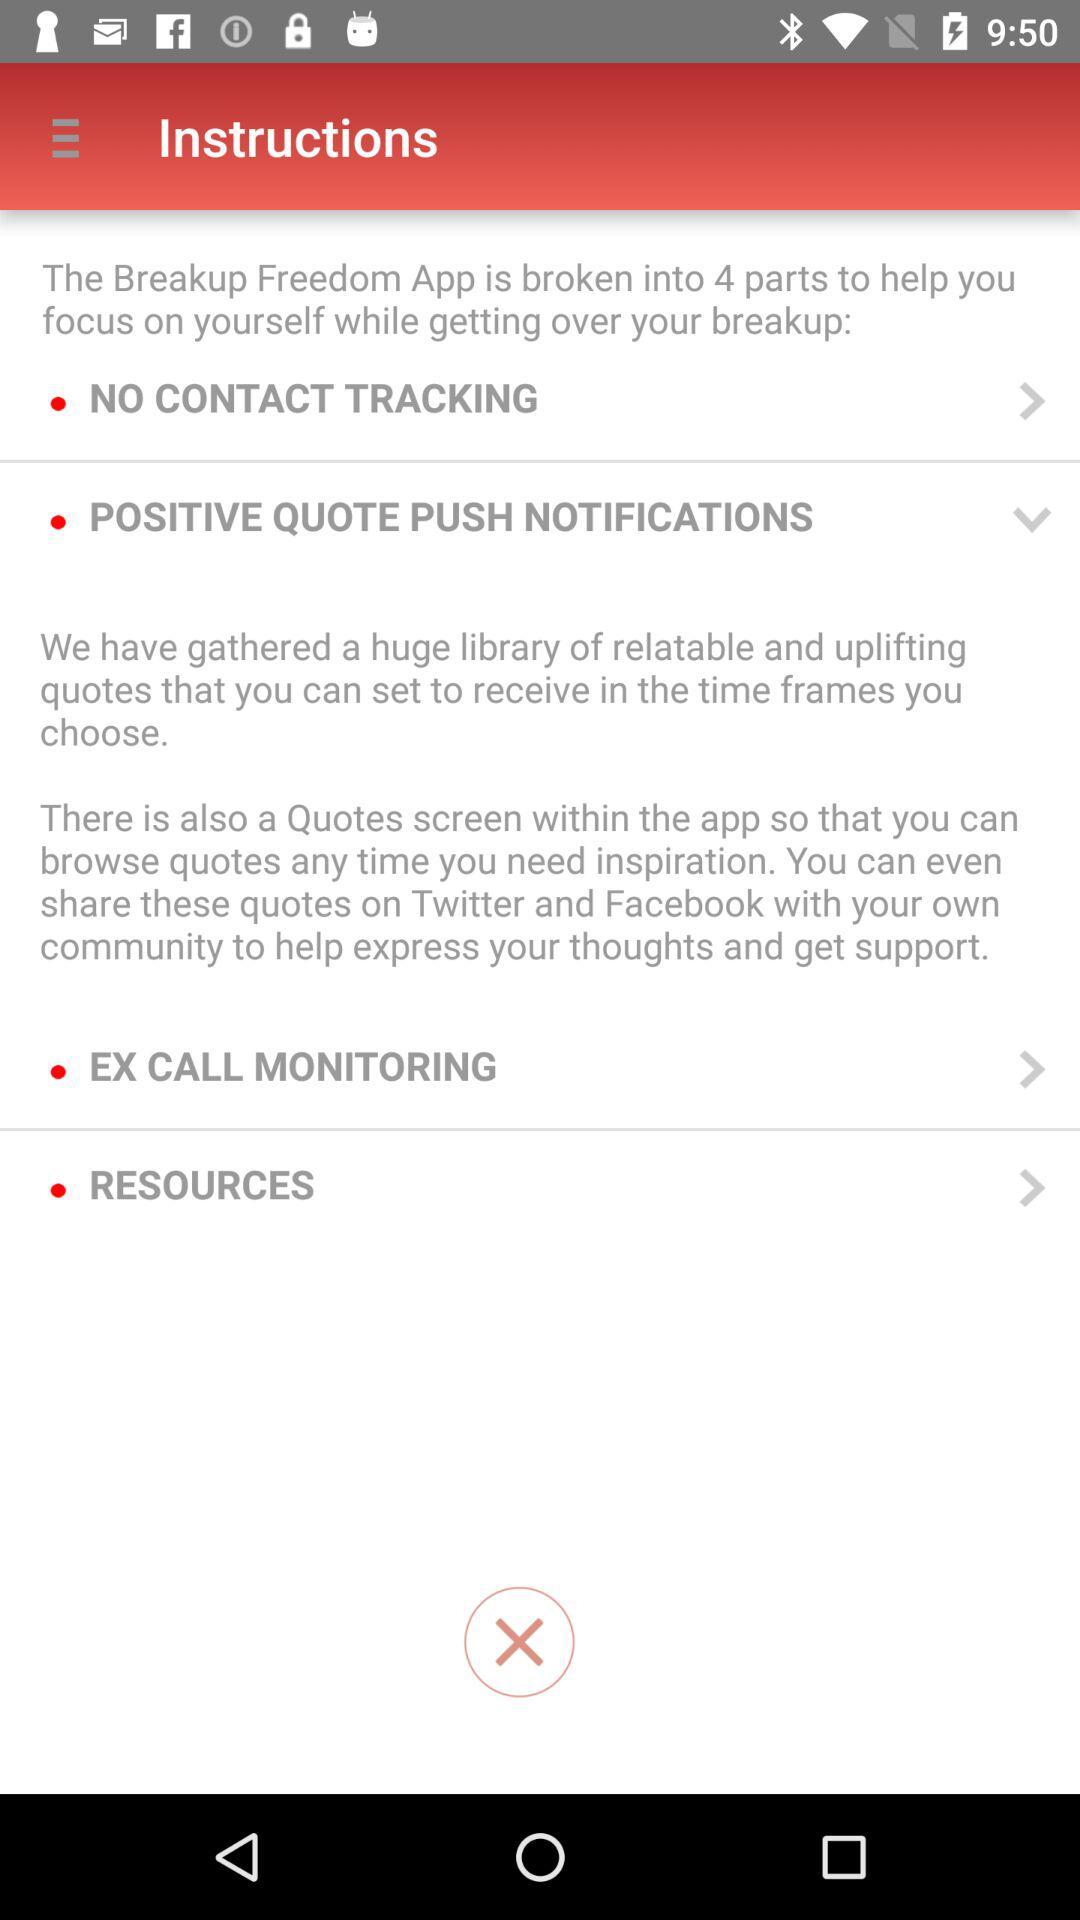 The width and height of the screenshot is (1080, 1920). What do you see at coordinates (518, 1642) in the screenshot?
I see `button` at bounding box center [518, 1642].